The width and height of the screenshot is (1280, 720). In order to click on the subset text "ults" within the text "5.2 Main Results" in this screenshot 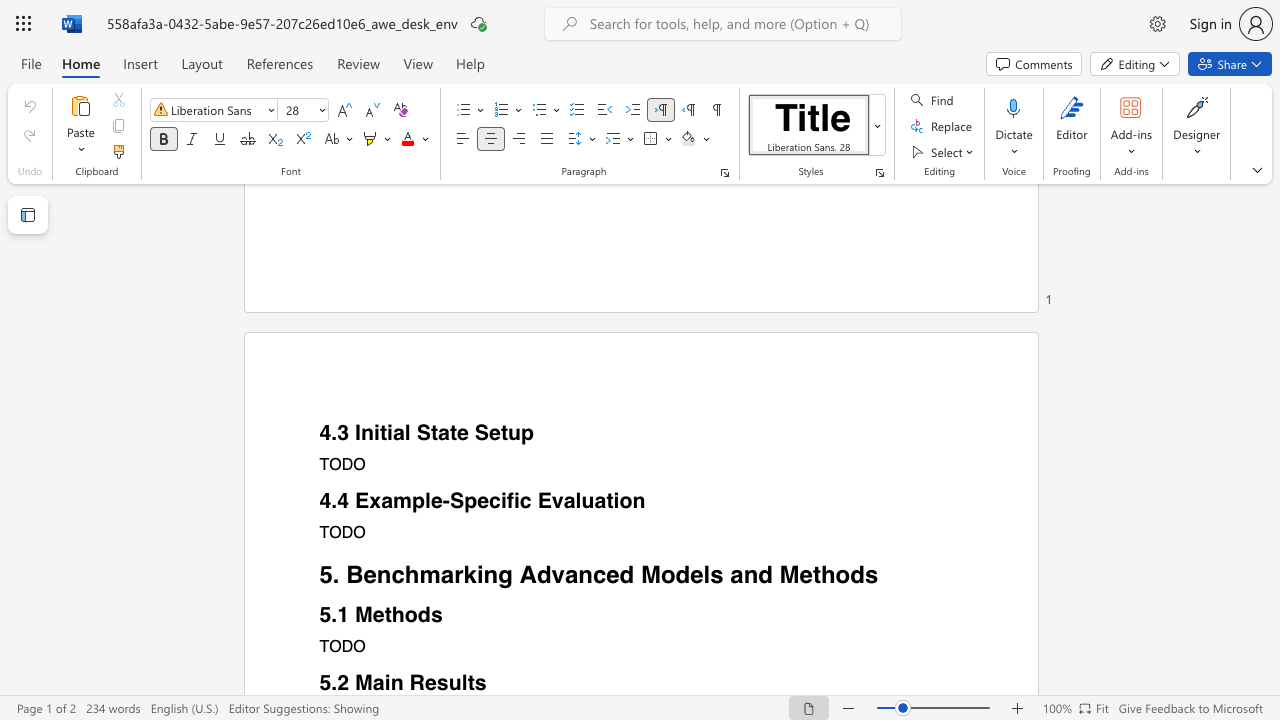, I will do `click(447, 682)`.